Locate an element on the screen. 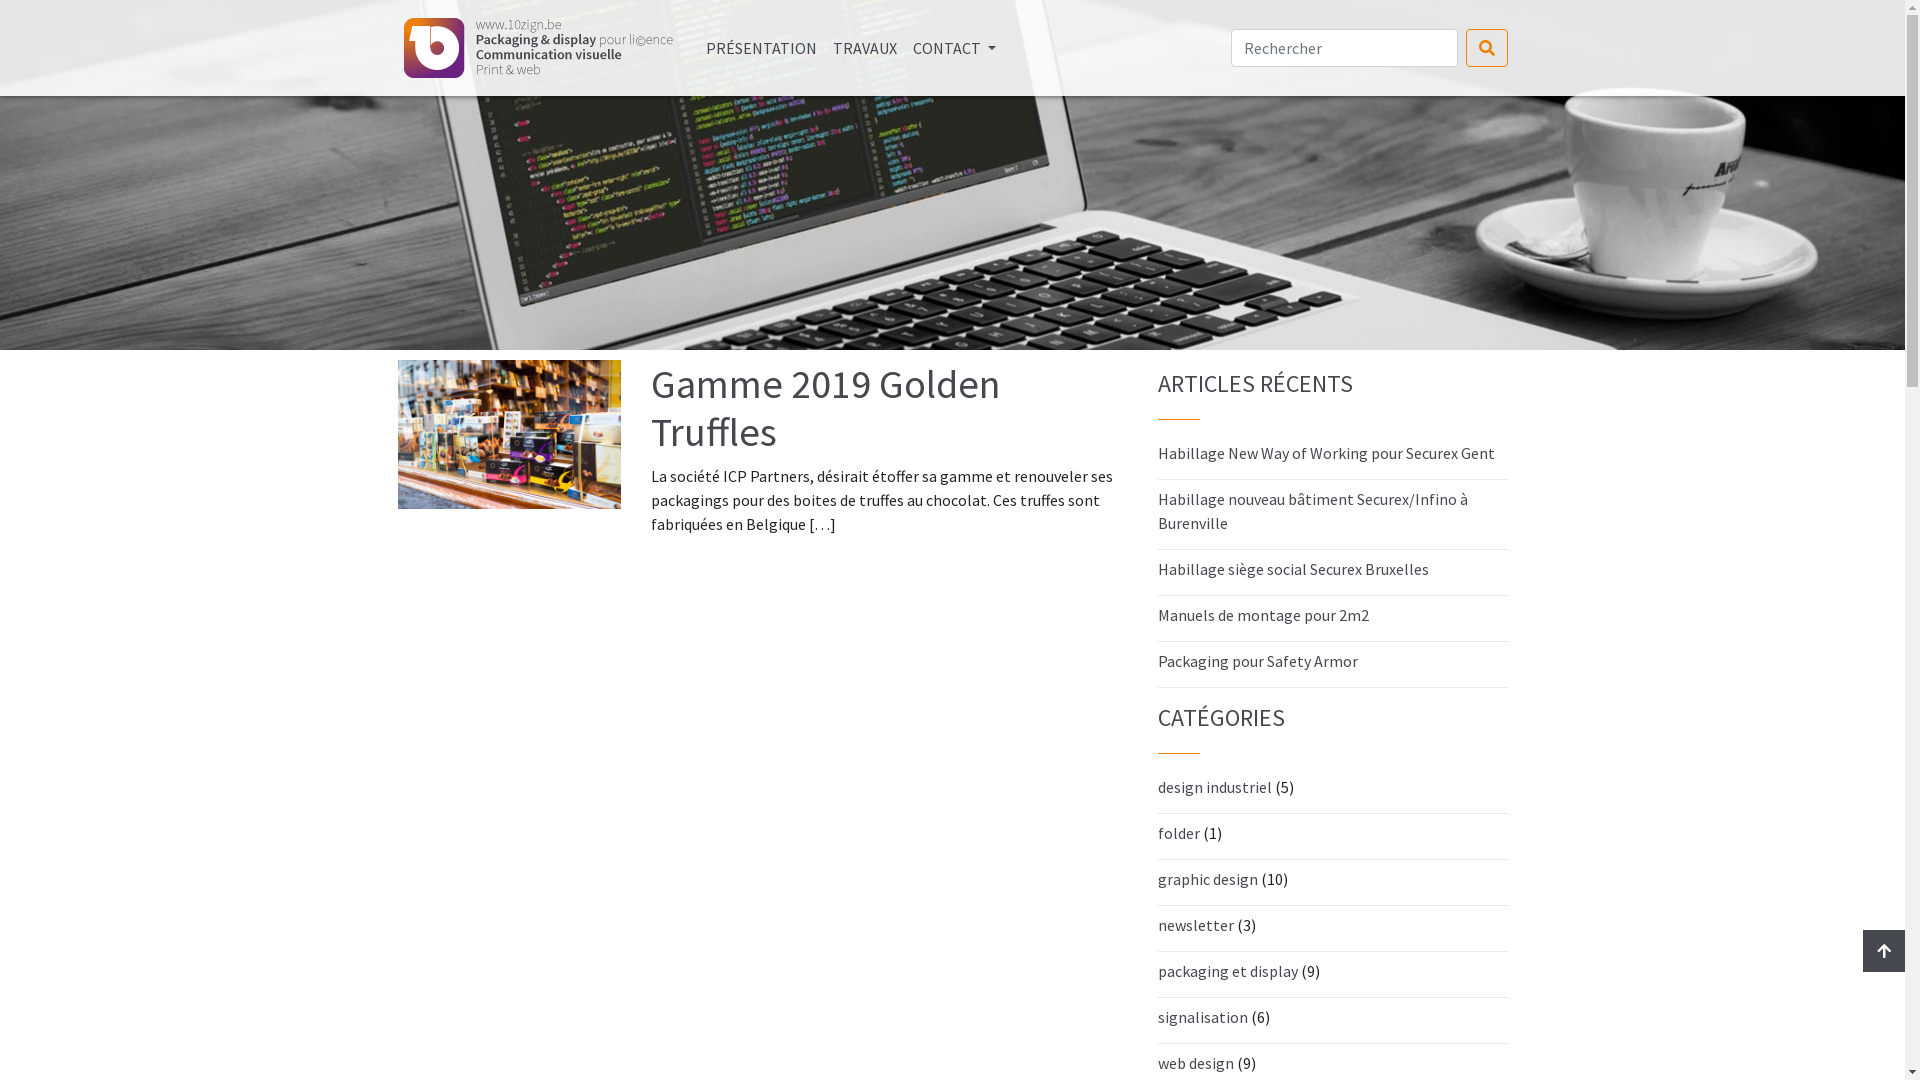 This screenshot has width=1920, height=1080. 'design industriel' is located at coordinates (1213, 785).